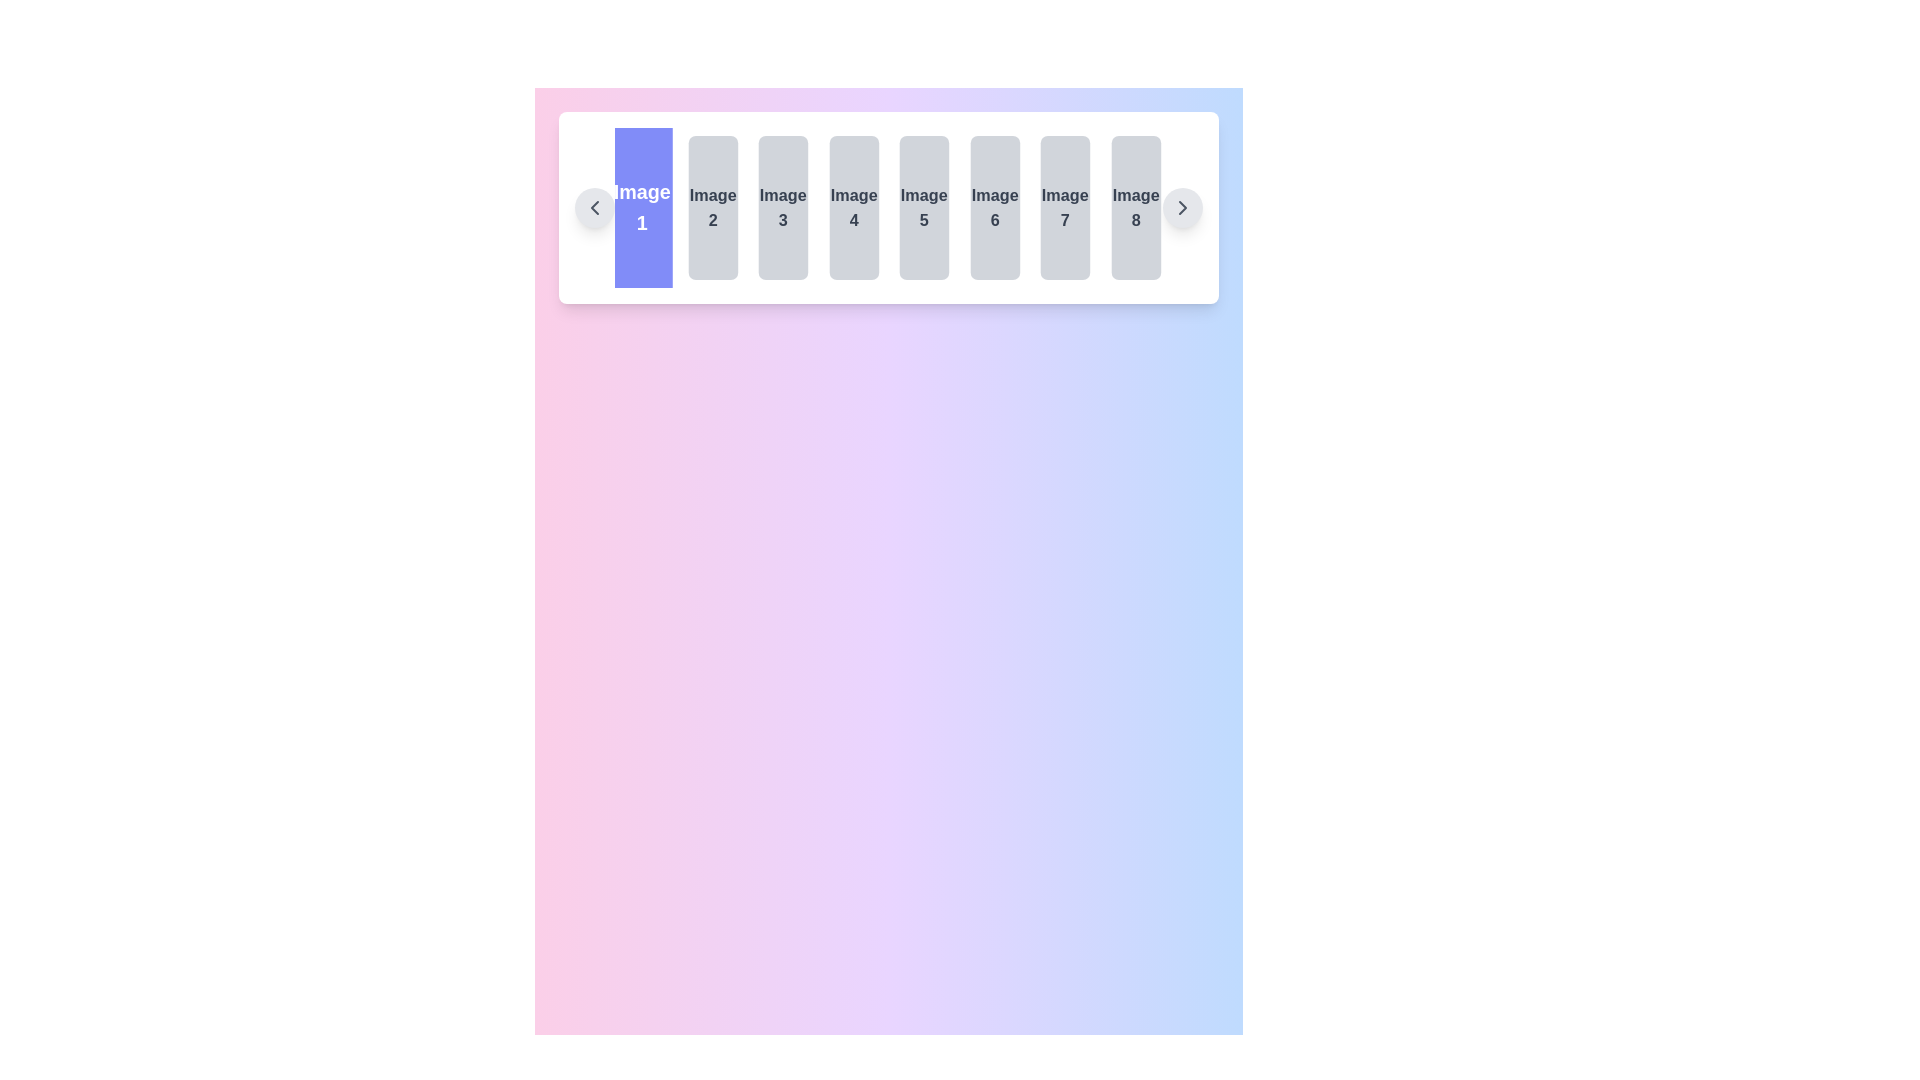 This screenshot has height=1080, width=1920. What do you see at coordinates (853, 208) in the screenshot?
I see `the label displaying 'Image 4', which is the fourth element in a horizontal list of eight, located between 'Image 3' and 'Image 5'` at bounding box center [853, 208].